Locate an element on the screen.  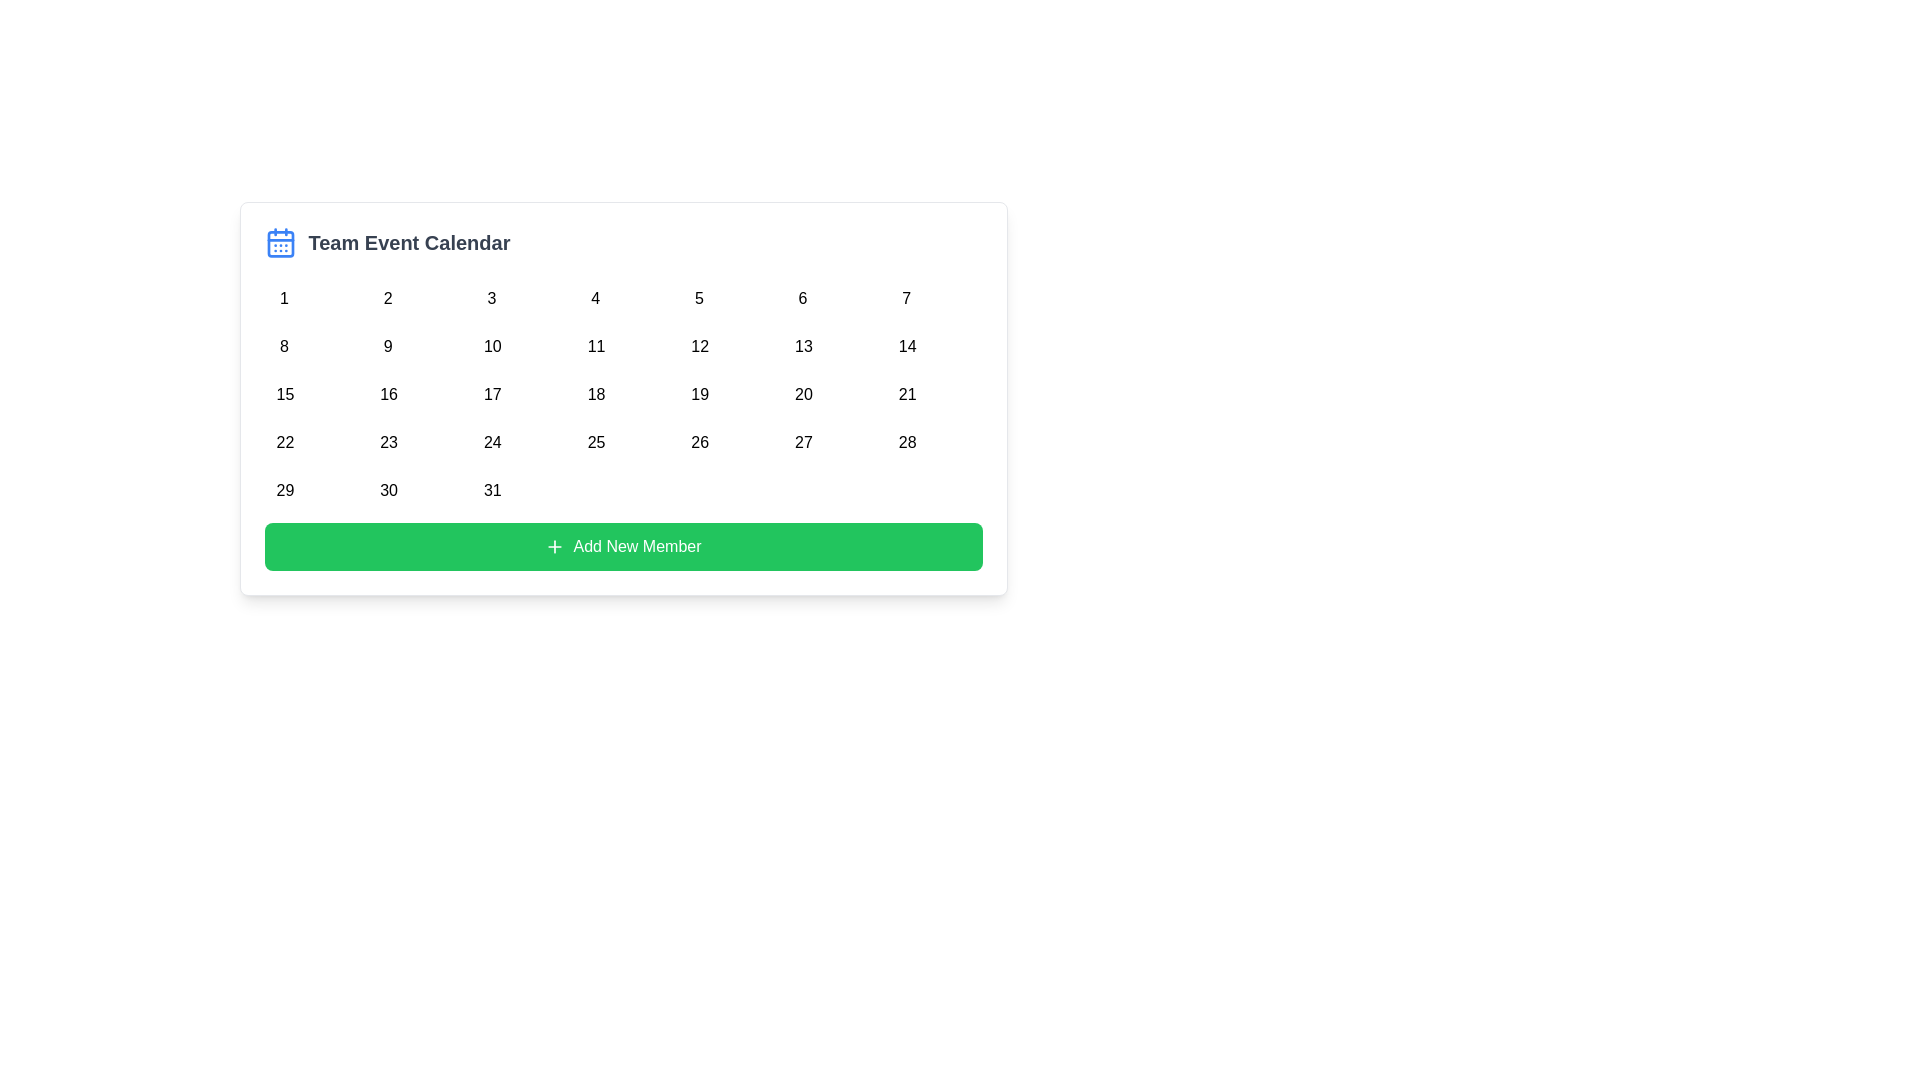
the button representing the 12th day of the calendar located in the grid under 'Team Event Calendar' is located at coordinates (699, 342).